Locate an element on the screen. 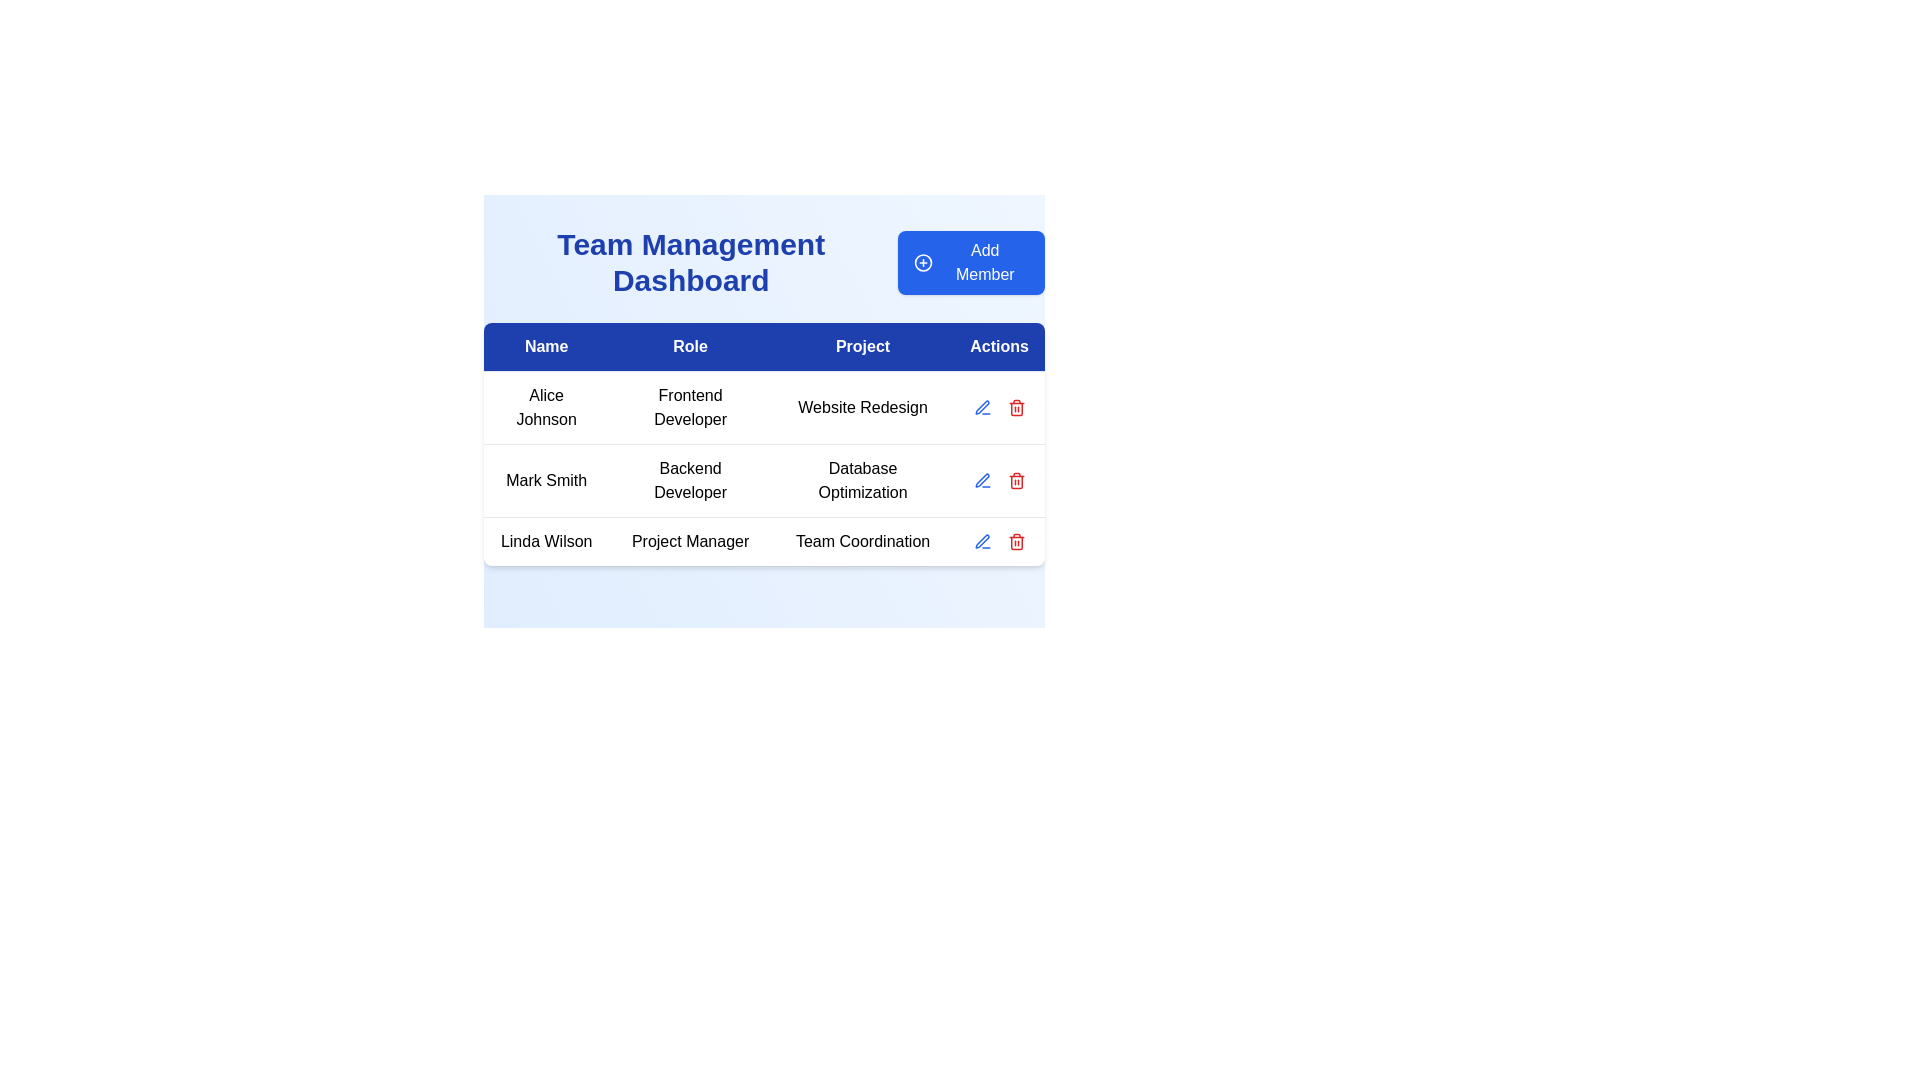 Image resolution: width=1920 pixels, height=1080 pixels. the blue pen icon in the 'Actions' column of the 'Backend Developer' row is located at coordinates (982, 407).